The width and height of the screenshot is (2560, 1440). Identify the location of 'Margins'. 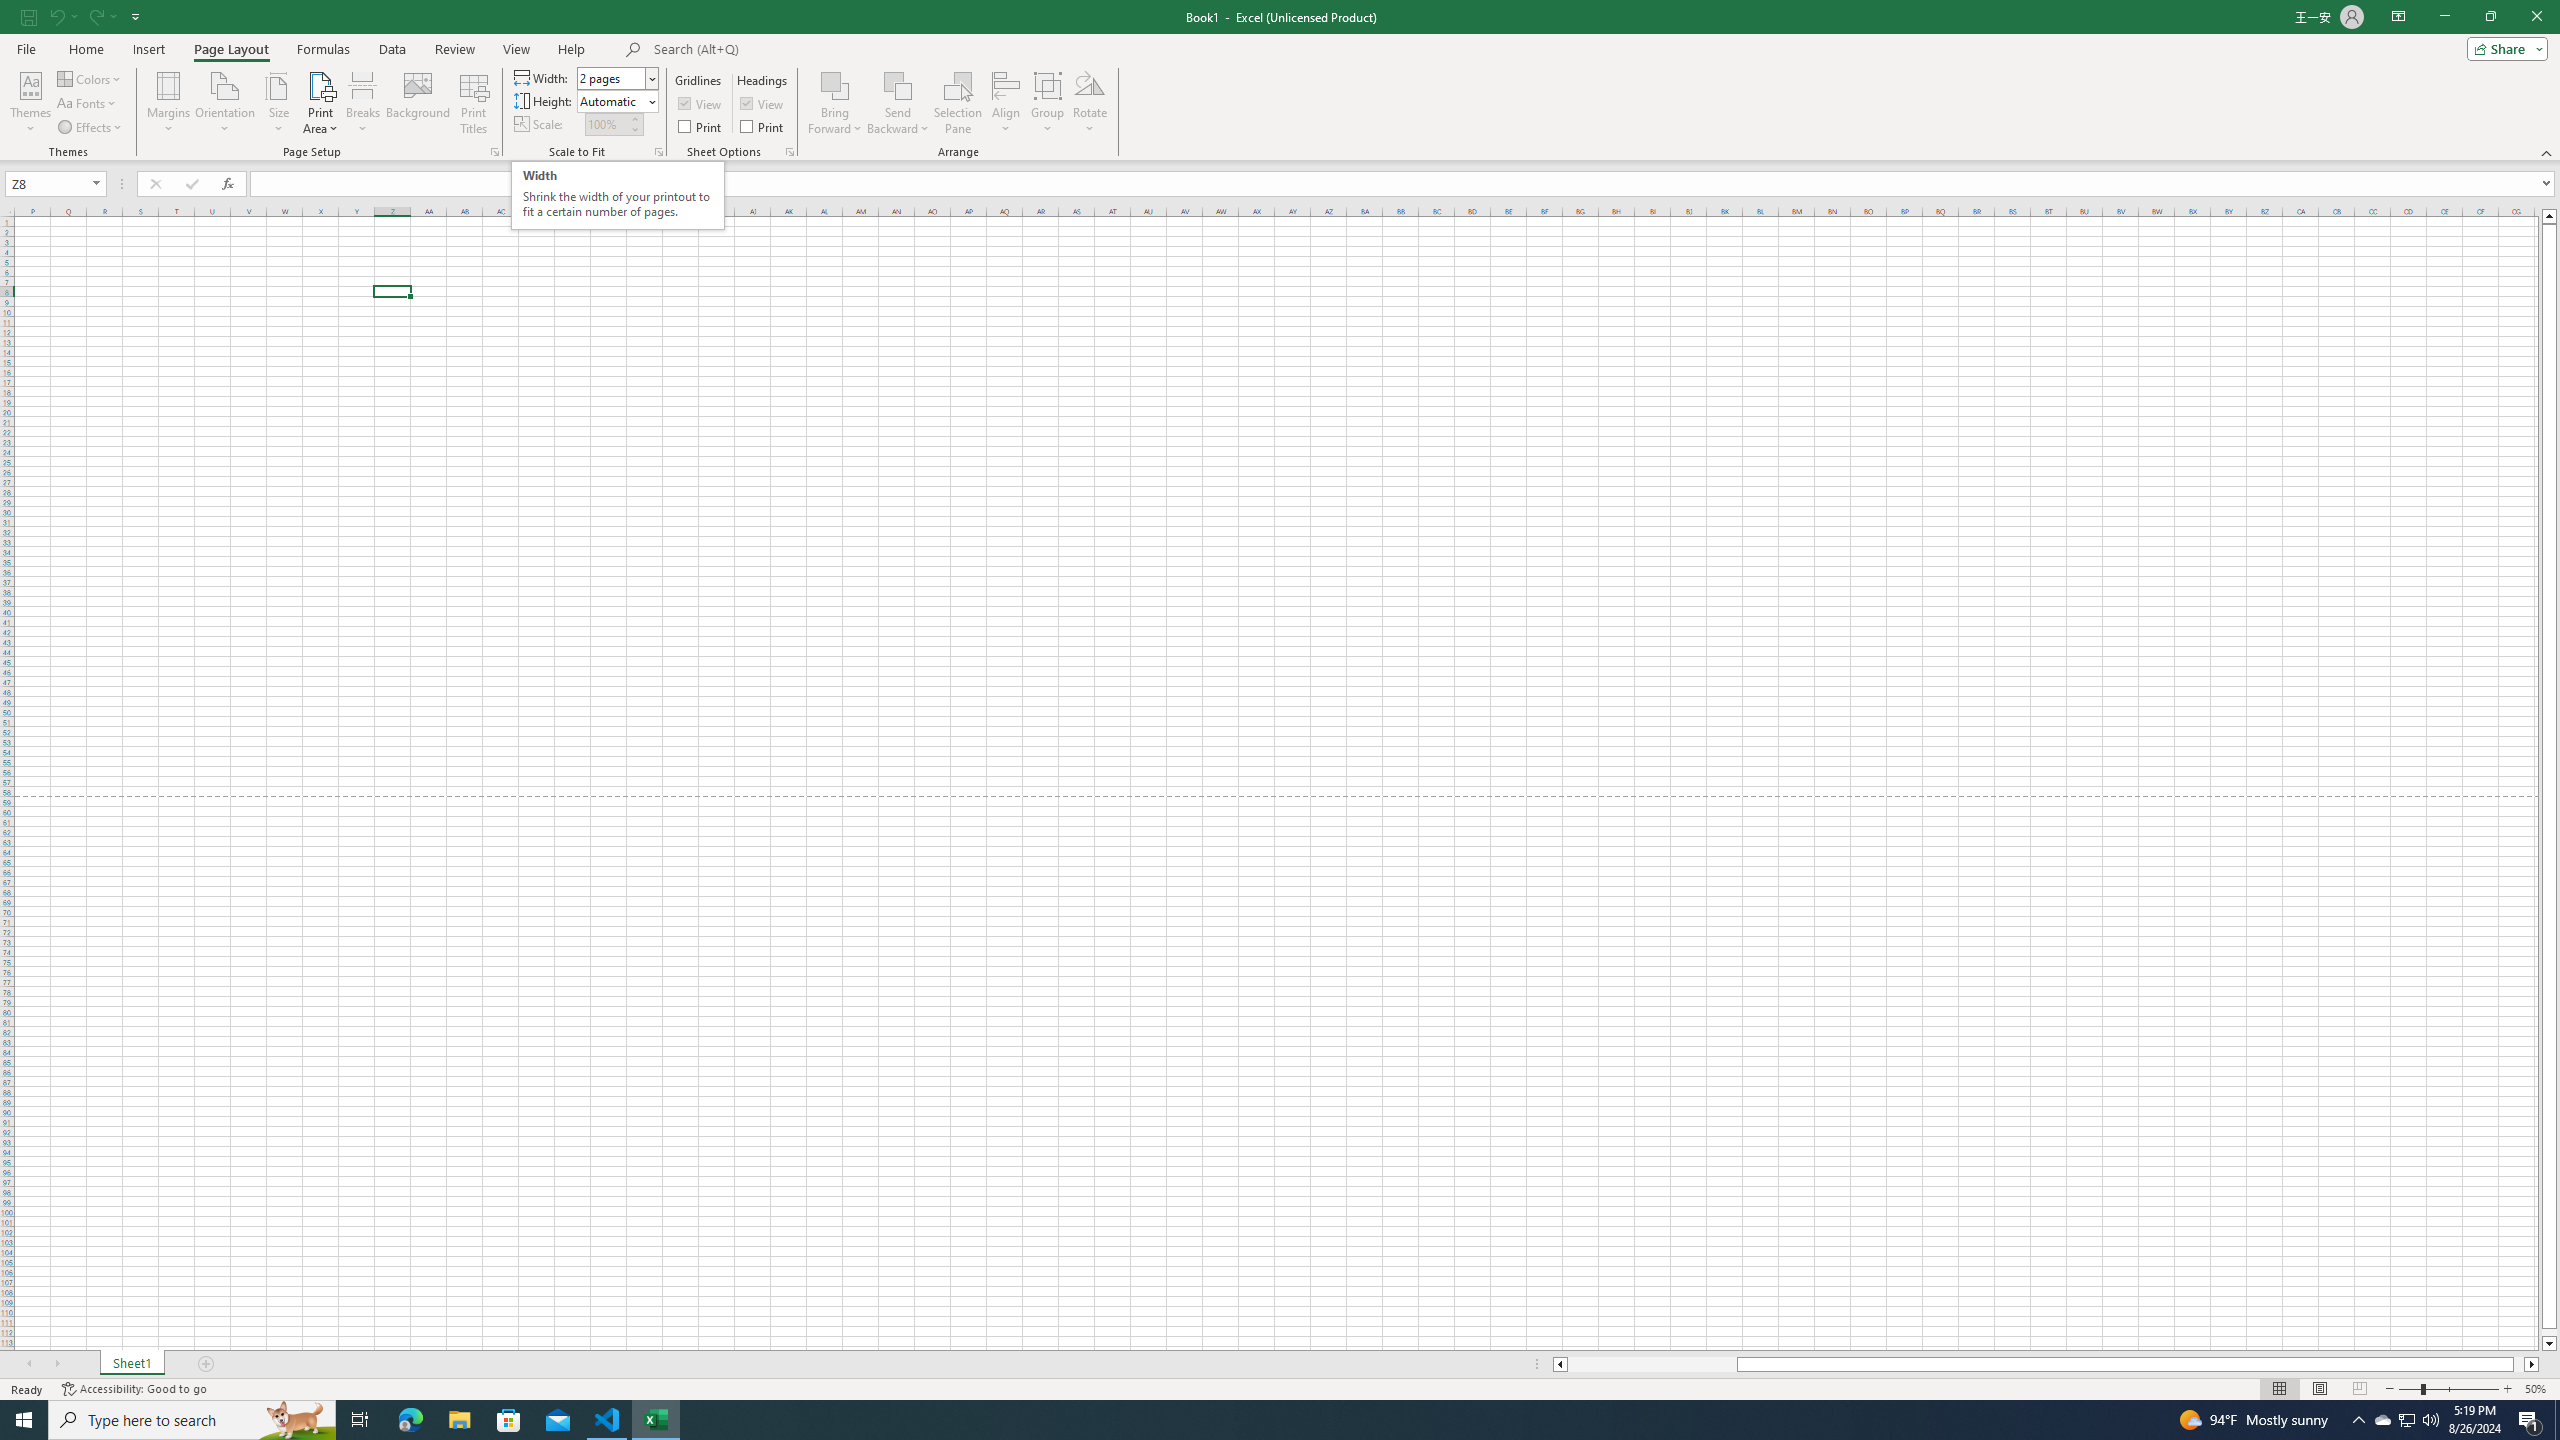
(167, 103).